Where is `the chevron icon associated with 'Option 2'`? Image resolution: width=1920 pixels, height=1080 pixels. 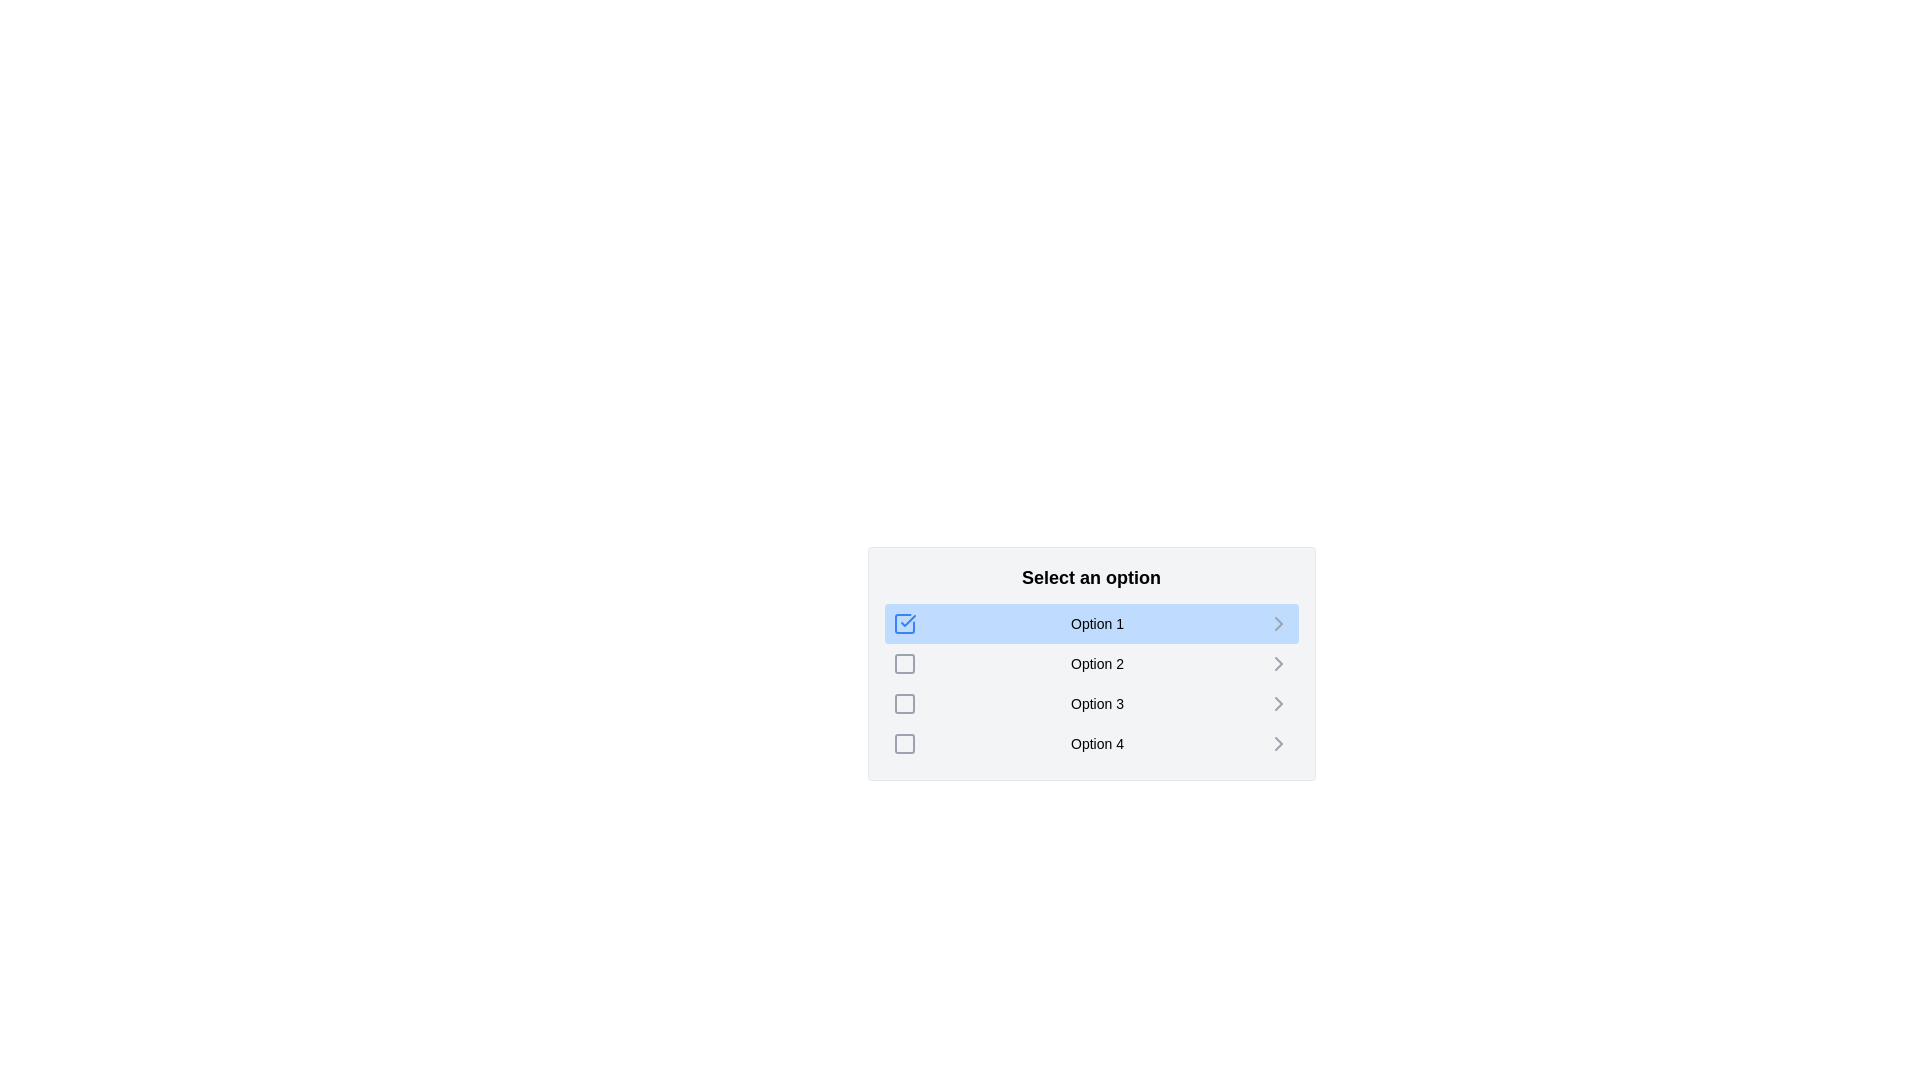
the chevron icon associated with 'Option 2' is located at coordinates (1277, 663).